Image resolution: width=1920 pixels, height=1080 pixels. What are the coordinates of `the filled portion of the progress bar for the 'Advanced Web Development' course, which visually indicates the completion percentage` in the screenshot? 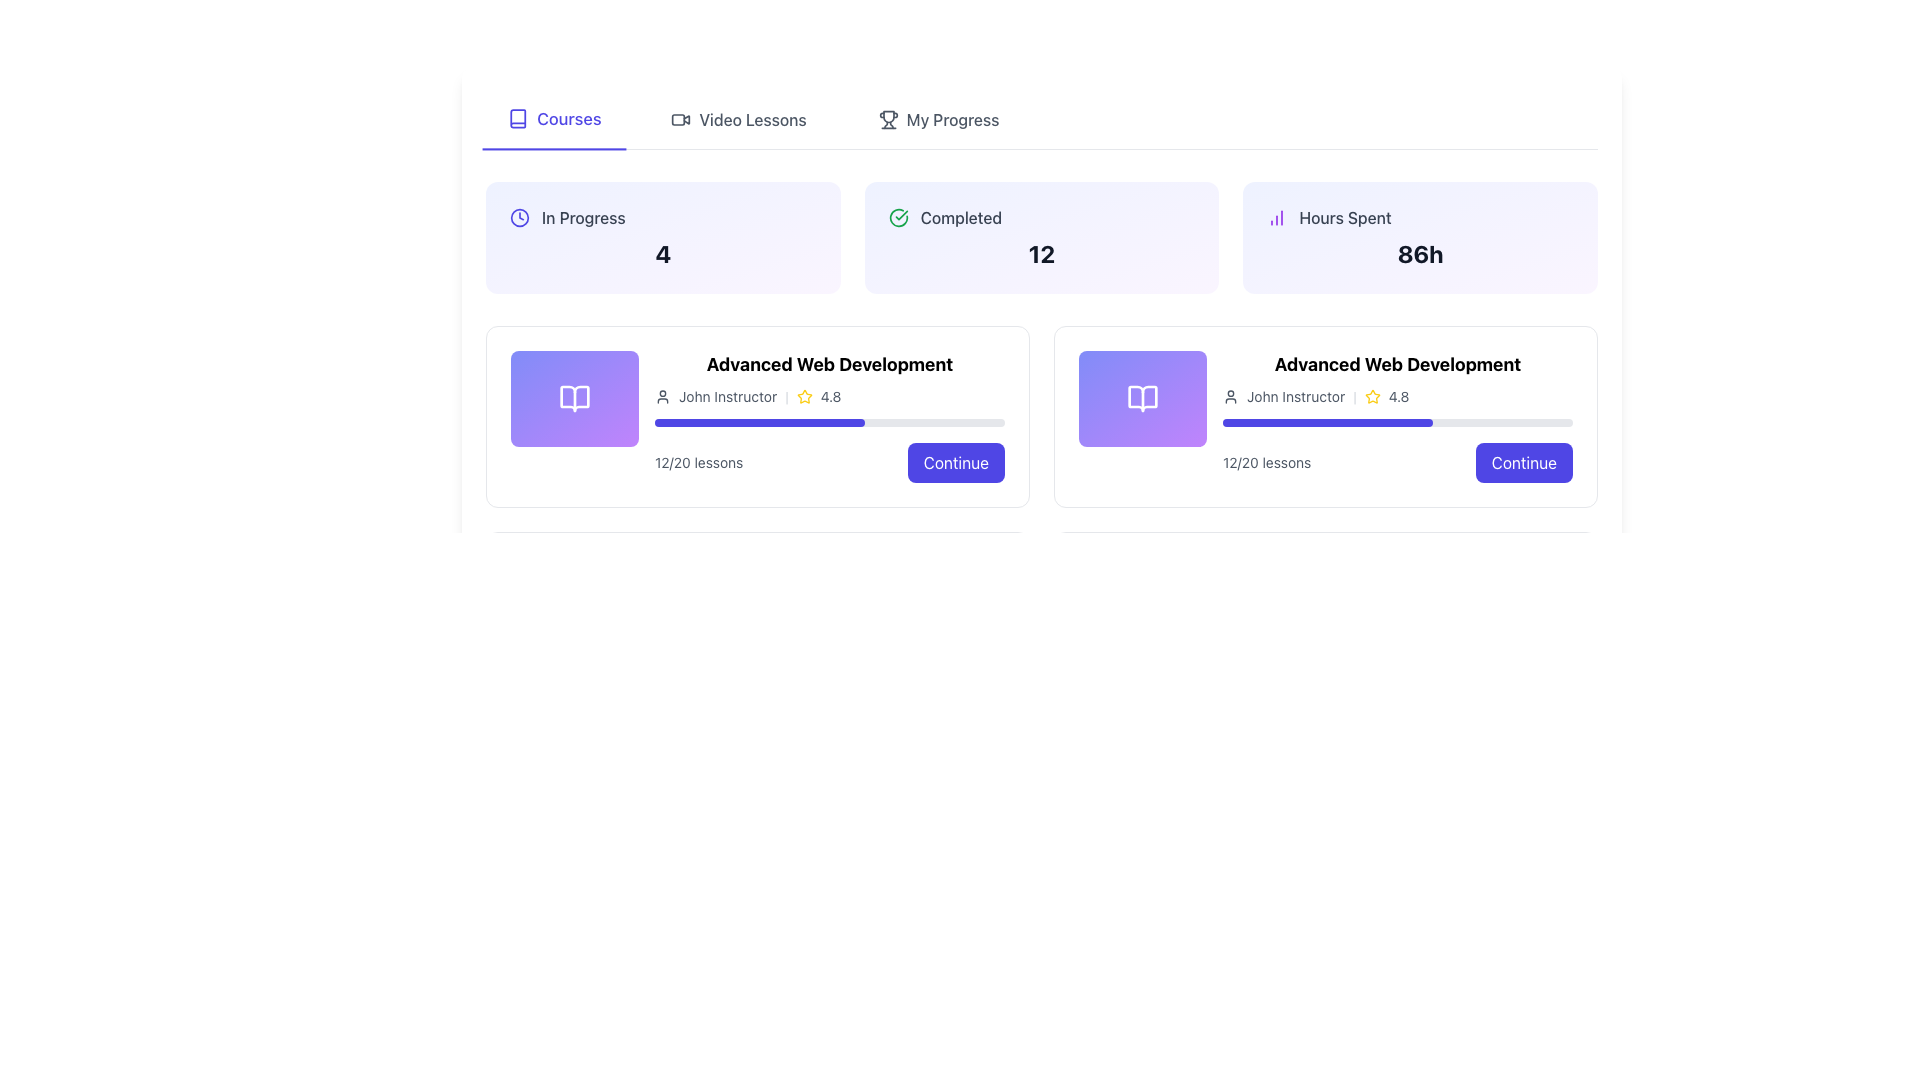 It's located at (1328, 422).